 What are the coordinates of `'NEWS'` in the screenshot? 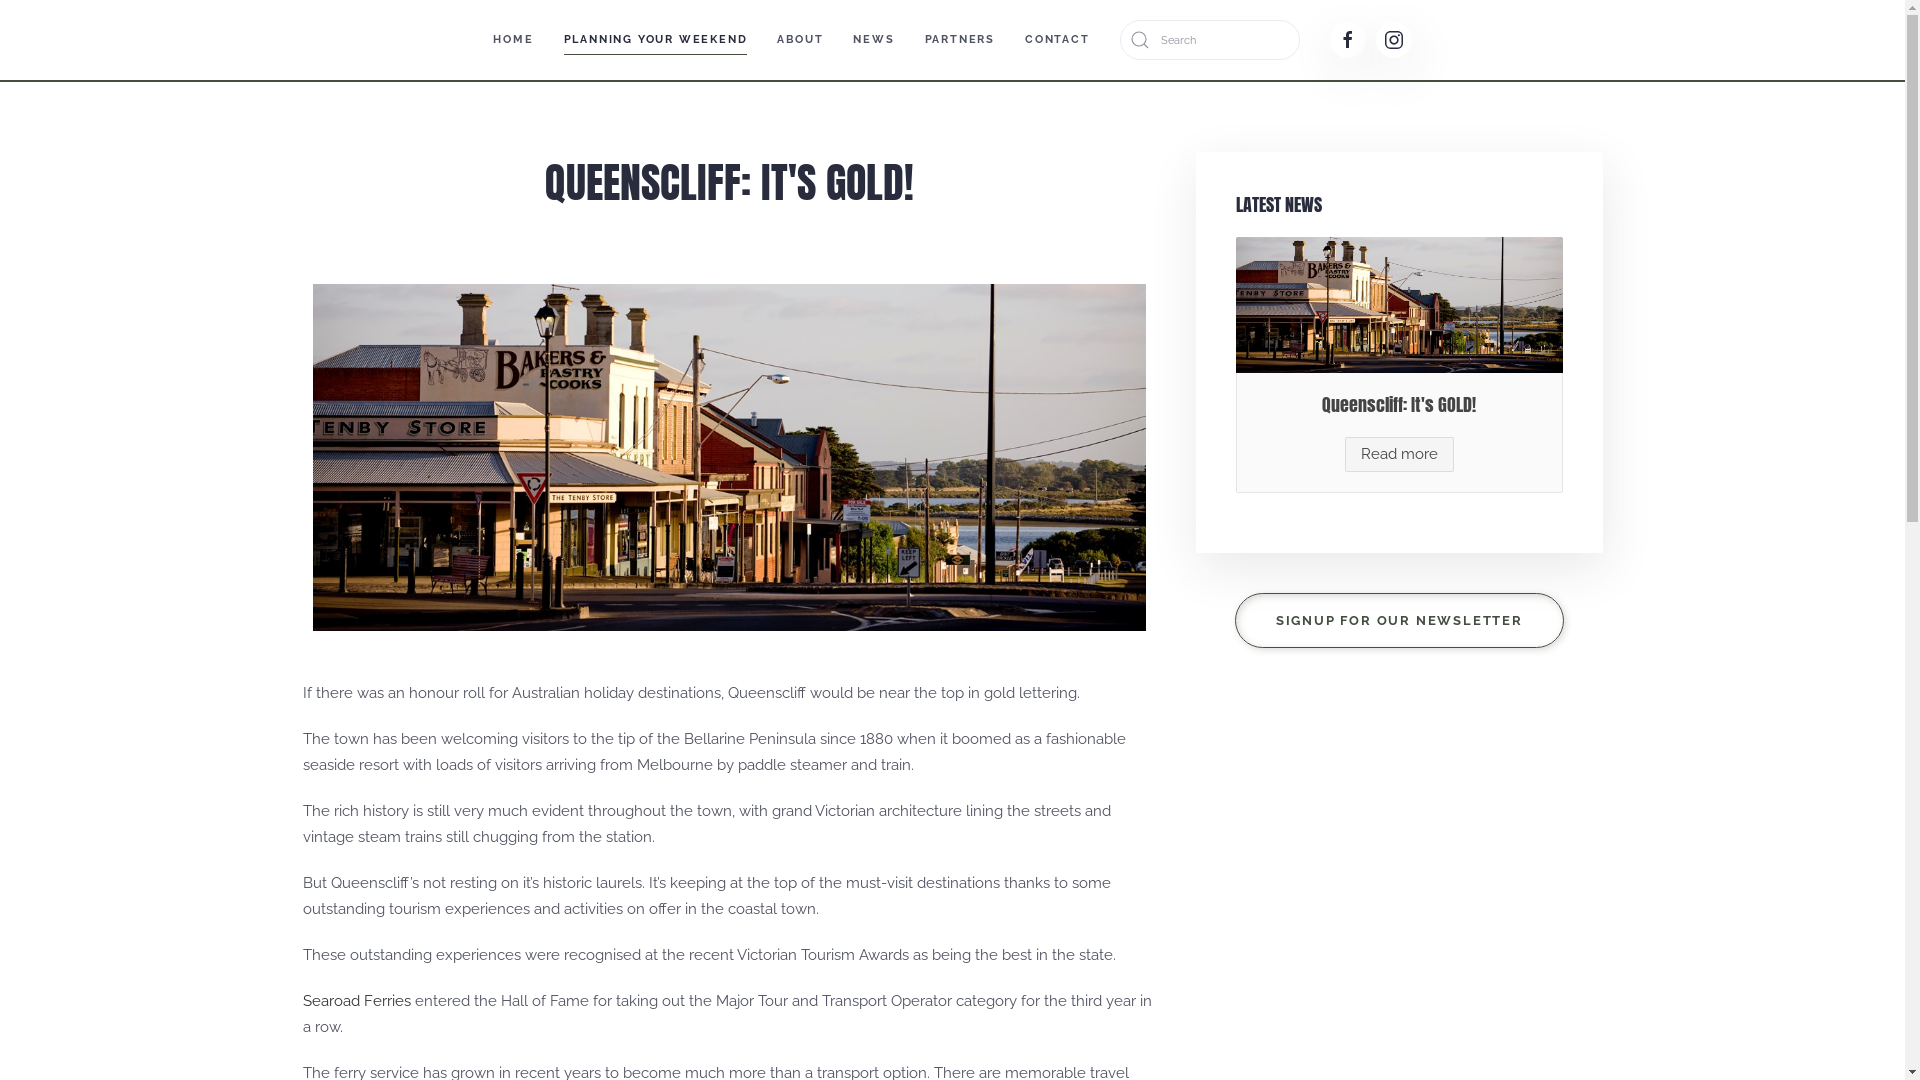 It's located at (873, 39).